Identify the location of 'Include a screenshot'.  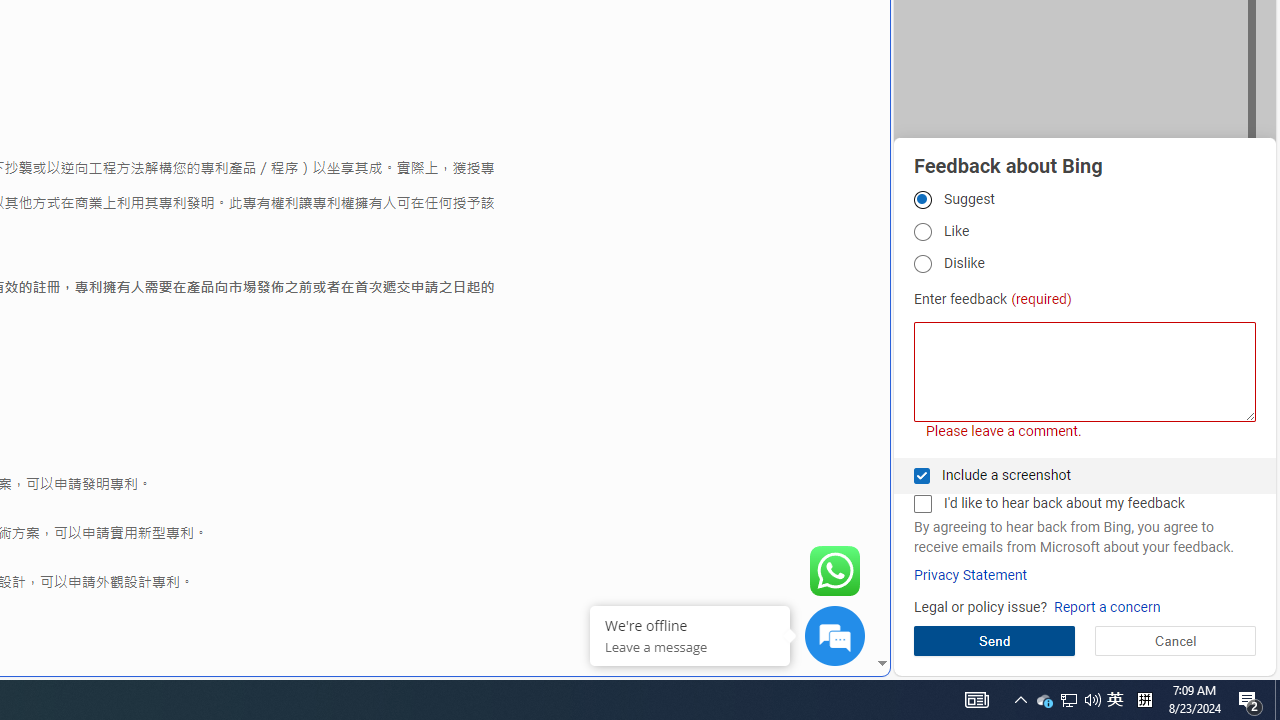
(921, 475).